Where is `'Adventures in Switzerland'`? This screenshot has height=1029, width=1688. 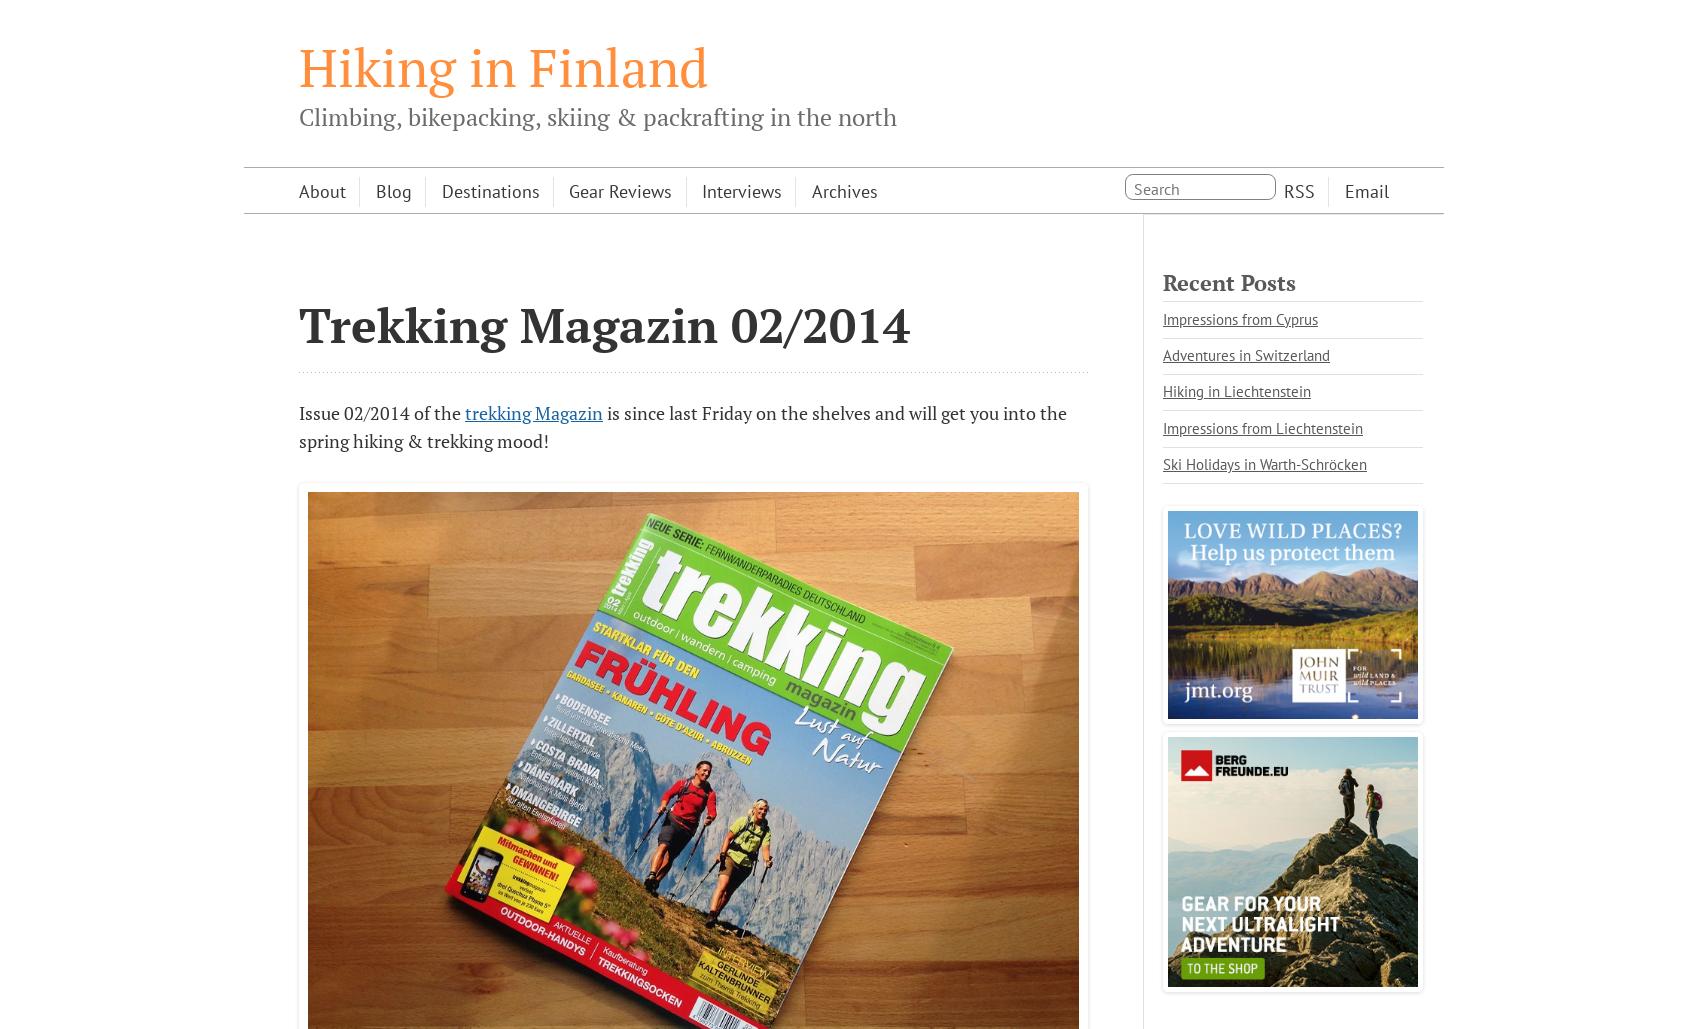
'Adventures in Switzerland' is located at coordinates (1246, 354).